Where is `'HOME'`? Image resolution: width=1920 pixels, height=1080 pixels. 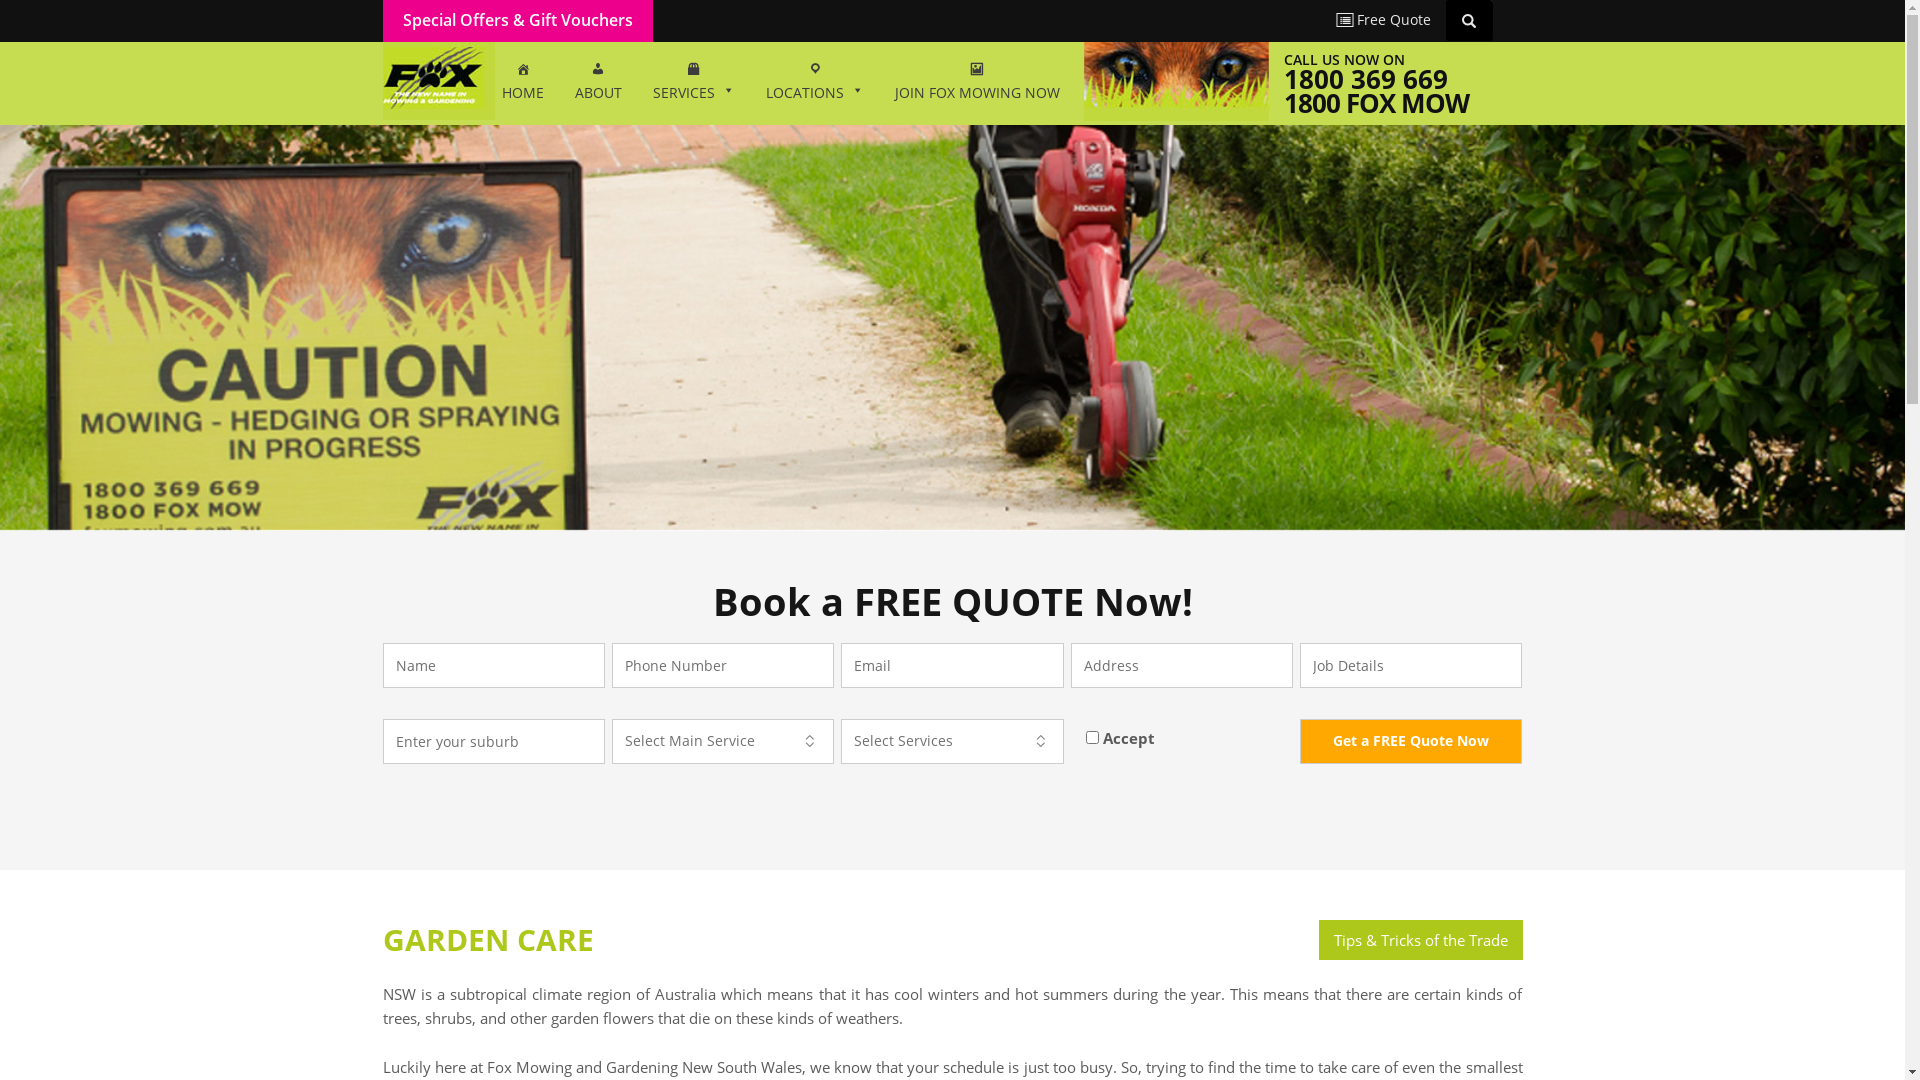 'HOME' is located at coordinates (522, 82).